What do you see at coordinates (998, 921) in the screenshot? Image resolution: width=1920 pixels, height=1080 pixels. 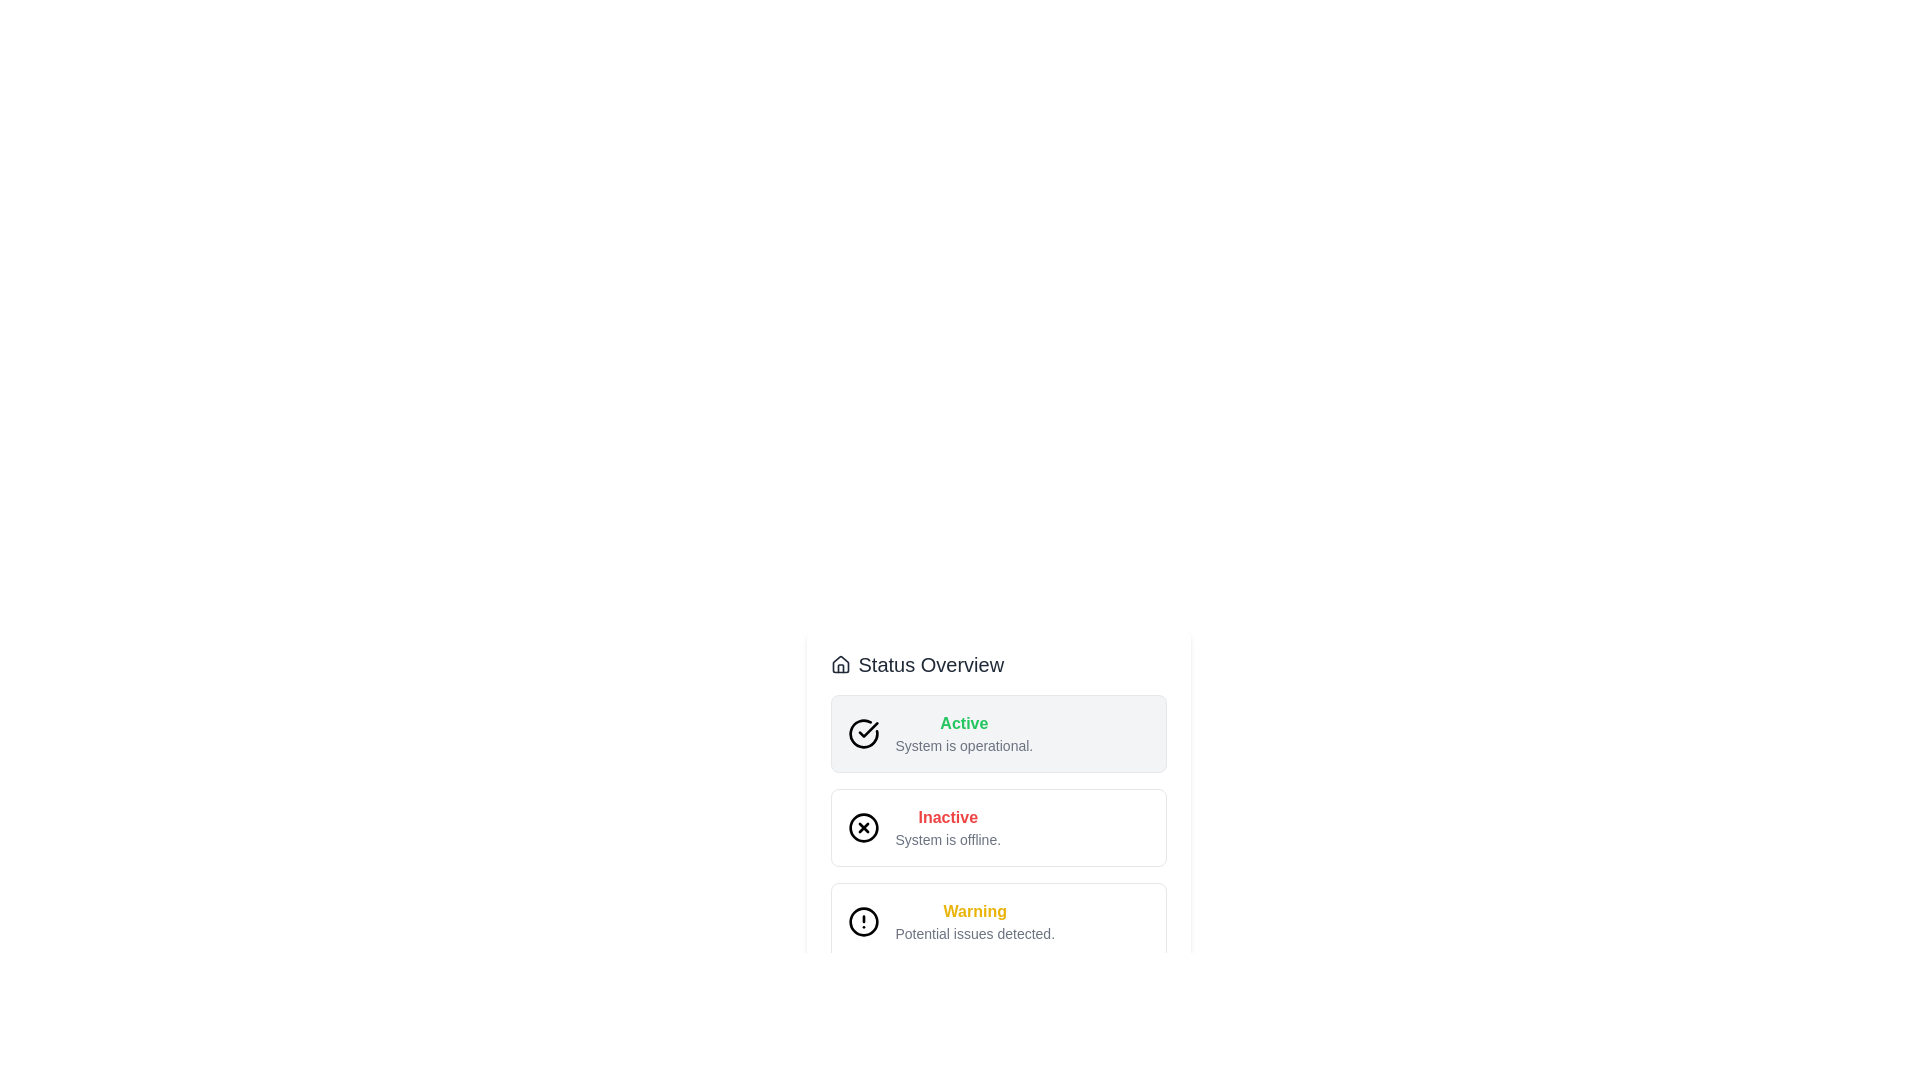 I see `the Status indicator box displaying a warning with the text 'Warning' and 'Potential issues detected.' for additional information` at bounding box center [998, 921].